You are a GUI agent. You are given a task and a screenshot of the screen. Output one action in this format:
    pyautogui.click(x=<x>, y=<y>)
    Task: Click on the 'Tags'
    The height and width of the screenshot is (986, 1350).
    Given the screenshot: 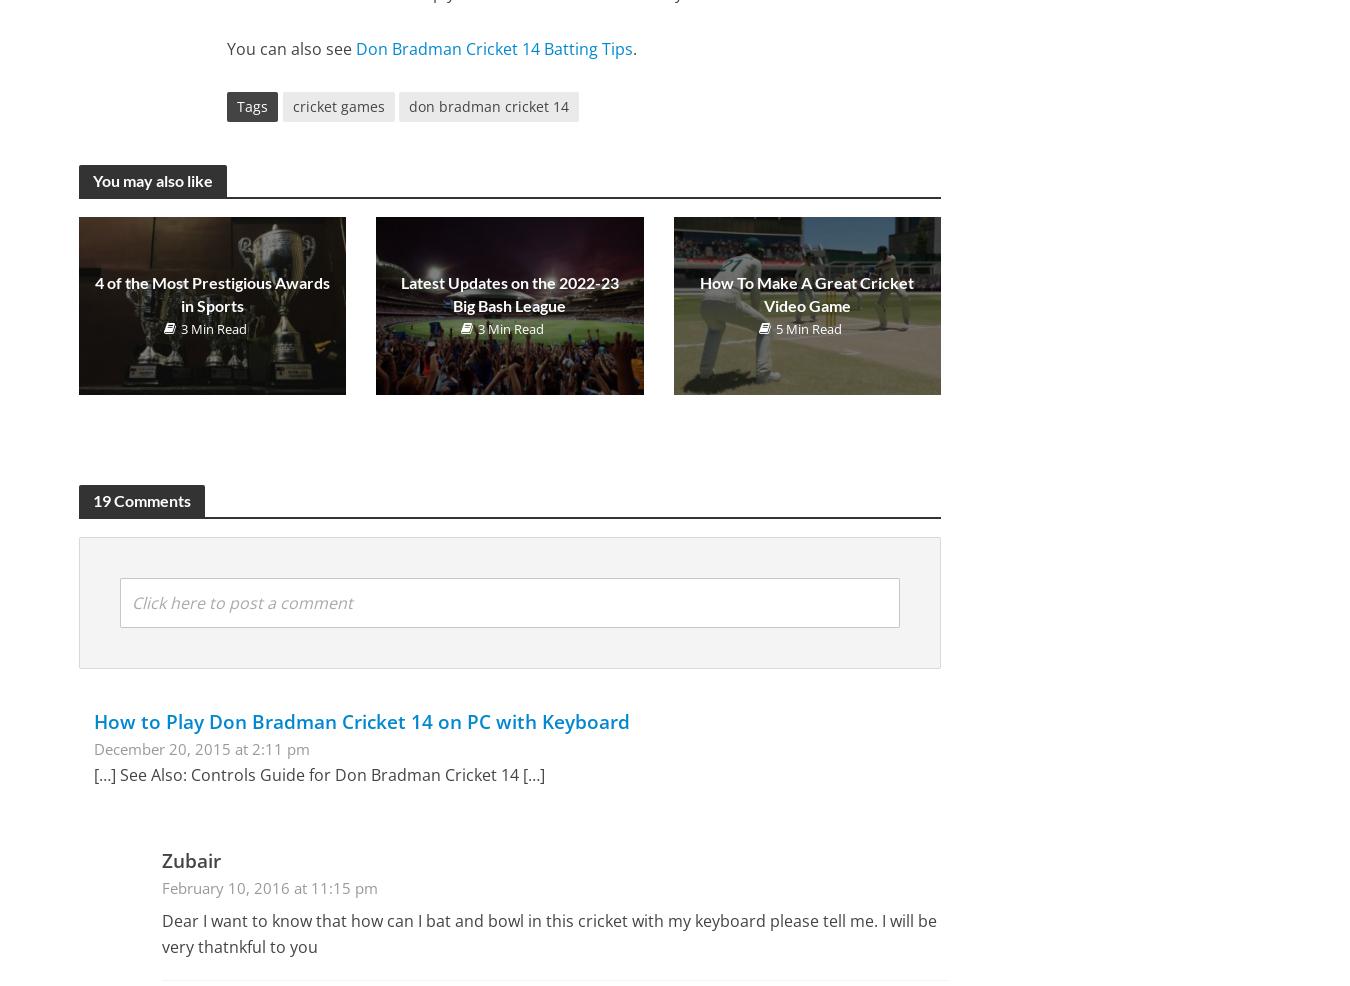 What is the action you would take?
    pyautogui.click(x=251, y=106)
    